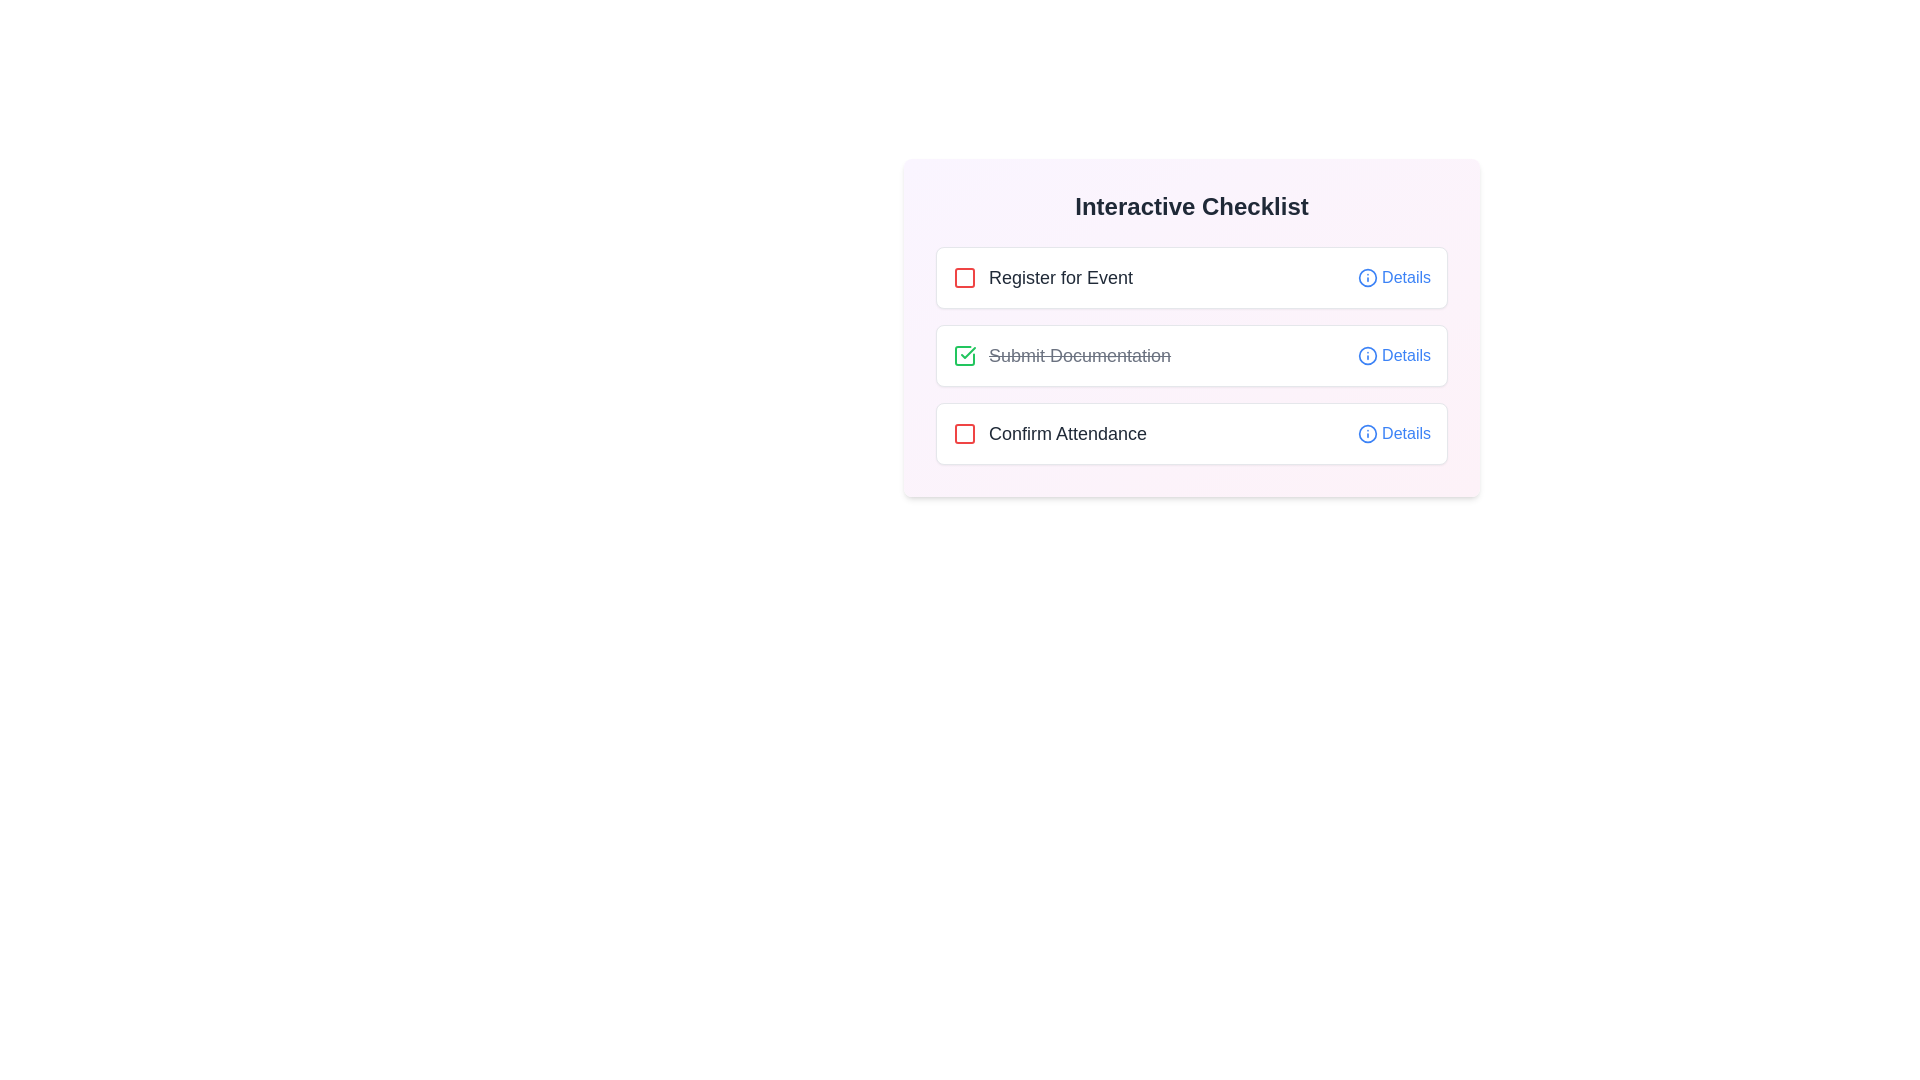 The image size is (1920, 1080). What do you see at coordinates (964, 354) in the screenshot?
I see `the Checkbox (checked state) icon indicating the completion of 'Submit Documentation', which is the second checkbox in the checklist component` at bounding box center [964, 354].